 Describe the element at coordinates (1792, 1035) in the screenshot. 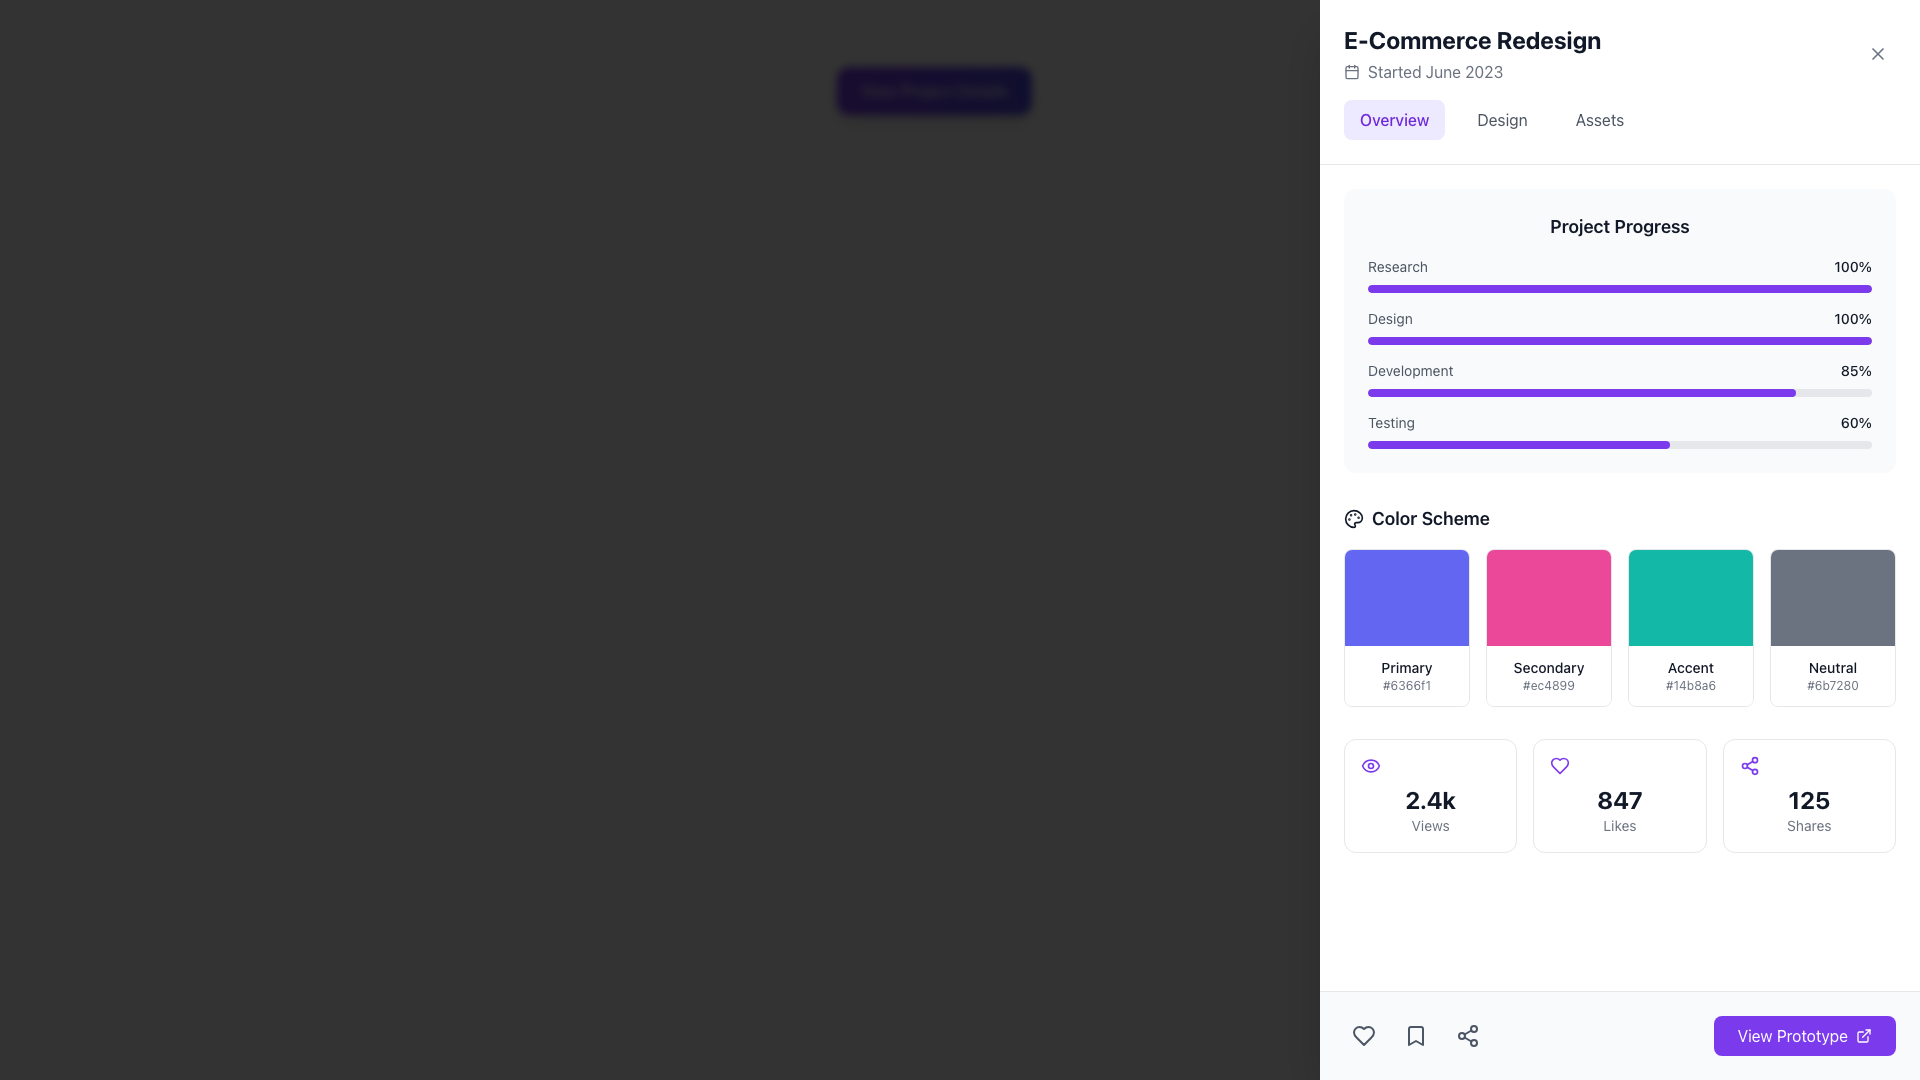

I see `text content of the label indicating the purpose of the button to access or view a prototype, located at the bottom-right of the interface within a larger rectangular button` at that location.